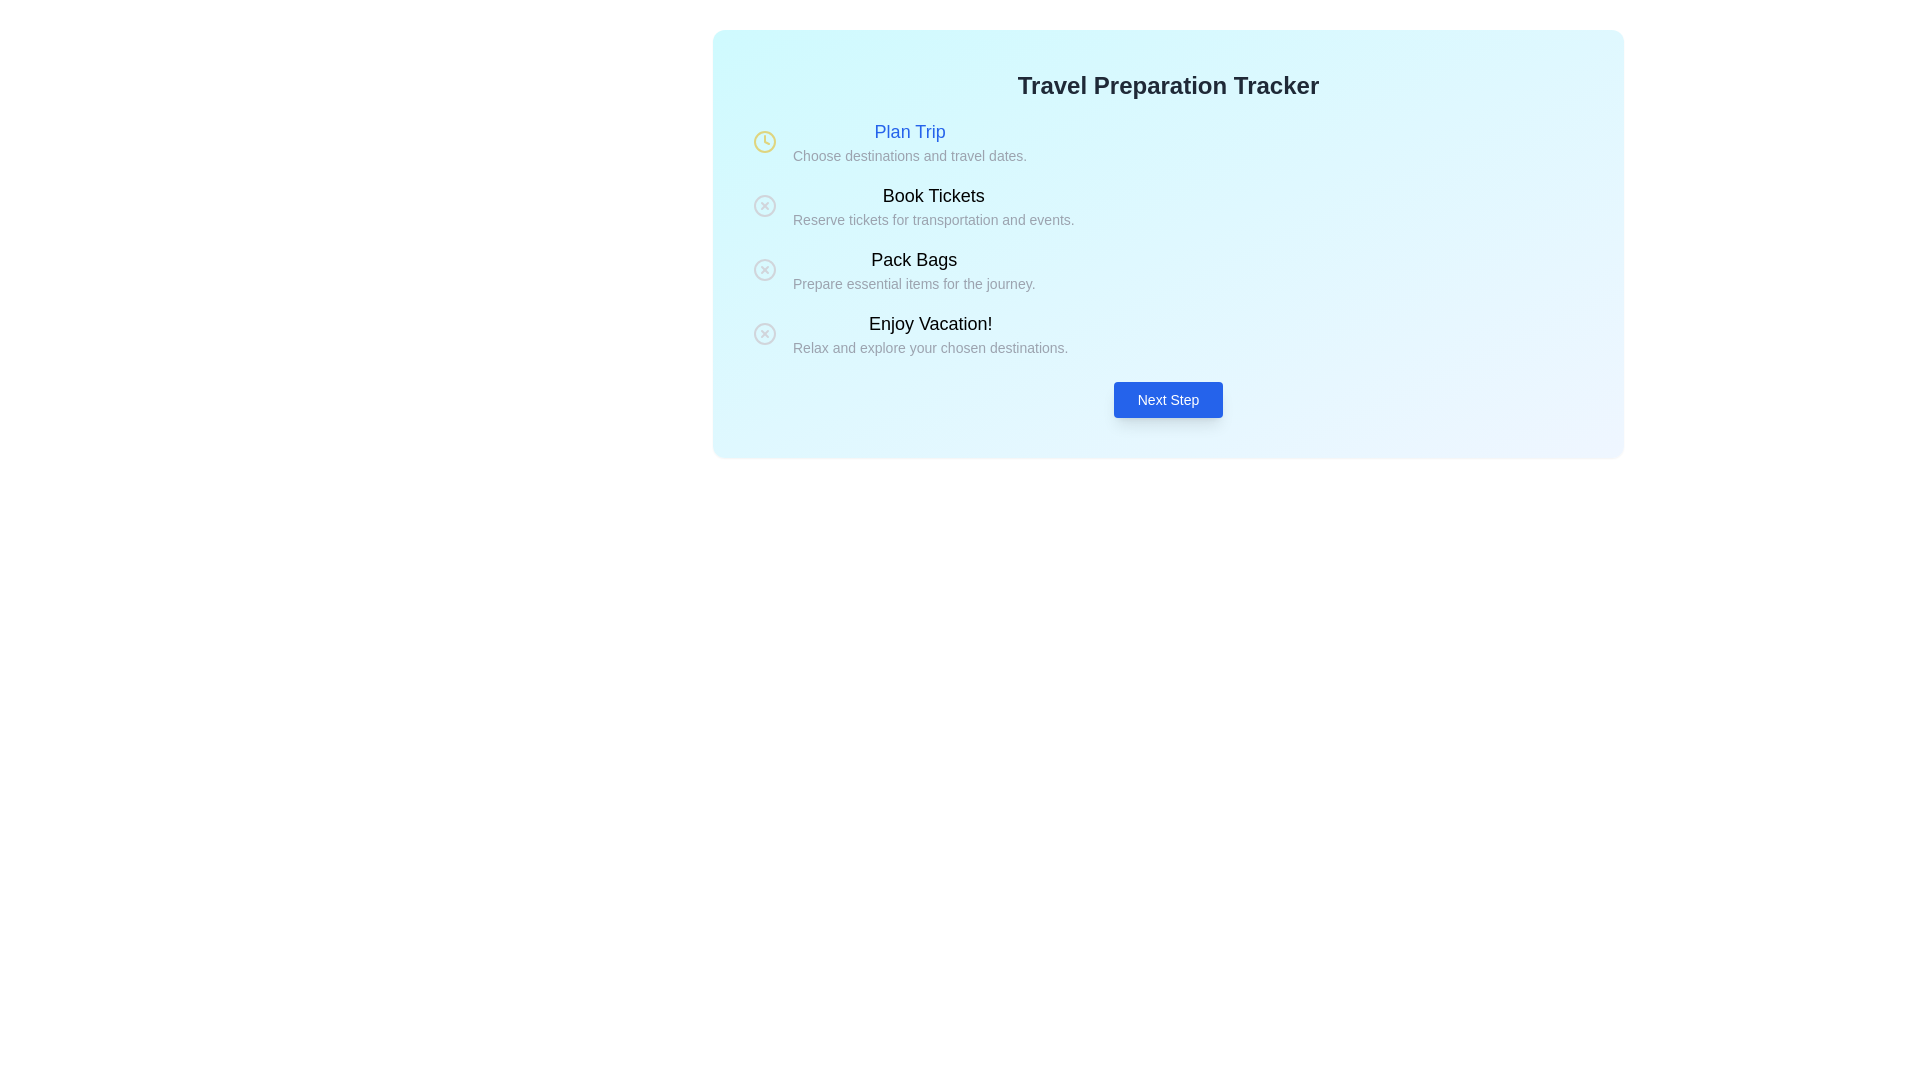 This screenshot has width=1920, height=1080. What do you see at coordinates (909, 131) in the screenshot?
I see `the static text element displaying 'Plan Trip' in a medium-sized, blue, bold font style, which is positioned at the top-left section of the interface` at bounding box center [909, 131].